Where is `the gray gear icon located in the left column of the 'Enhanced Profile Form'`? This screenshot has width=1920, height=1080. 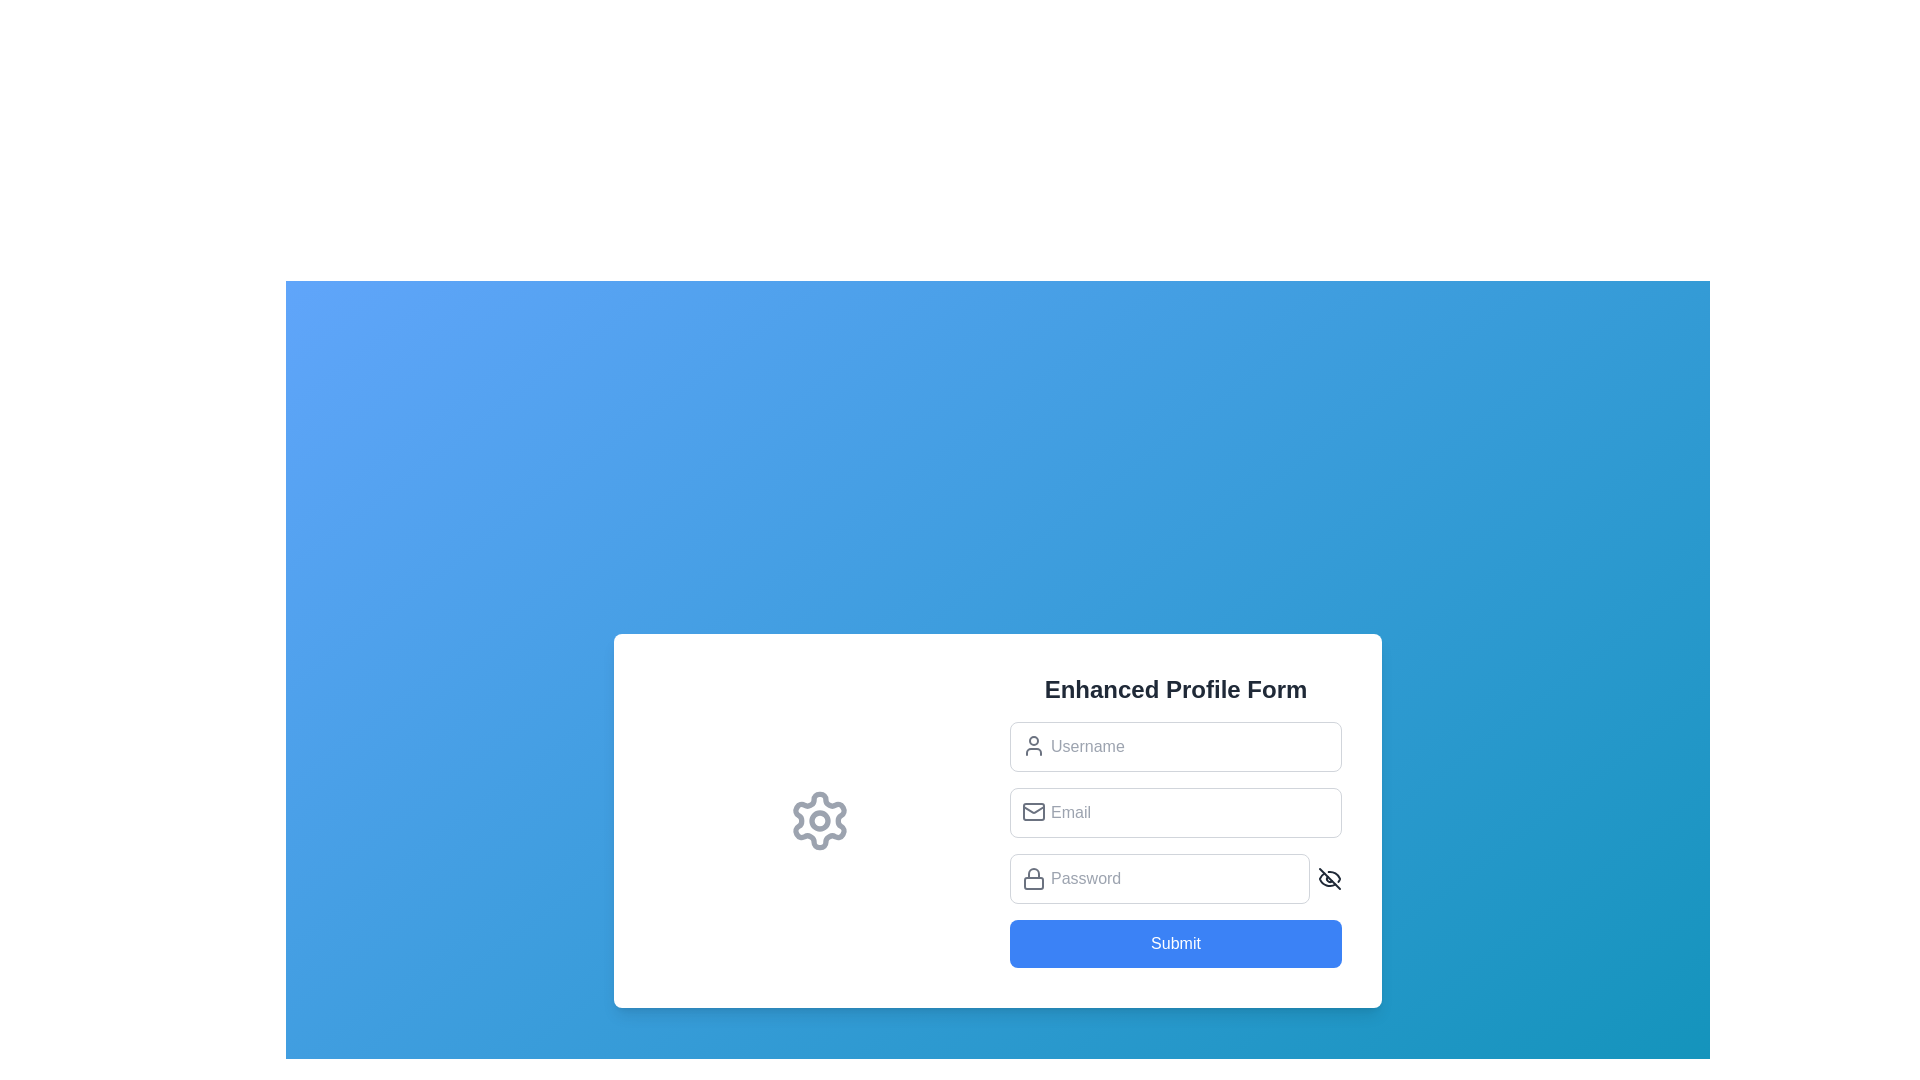 the gray gear icon located in the left column of the 'Enhanced Profile Form' is located at coordinates (820, 821).